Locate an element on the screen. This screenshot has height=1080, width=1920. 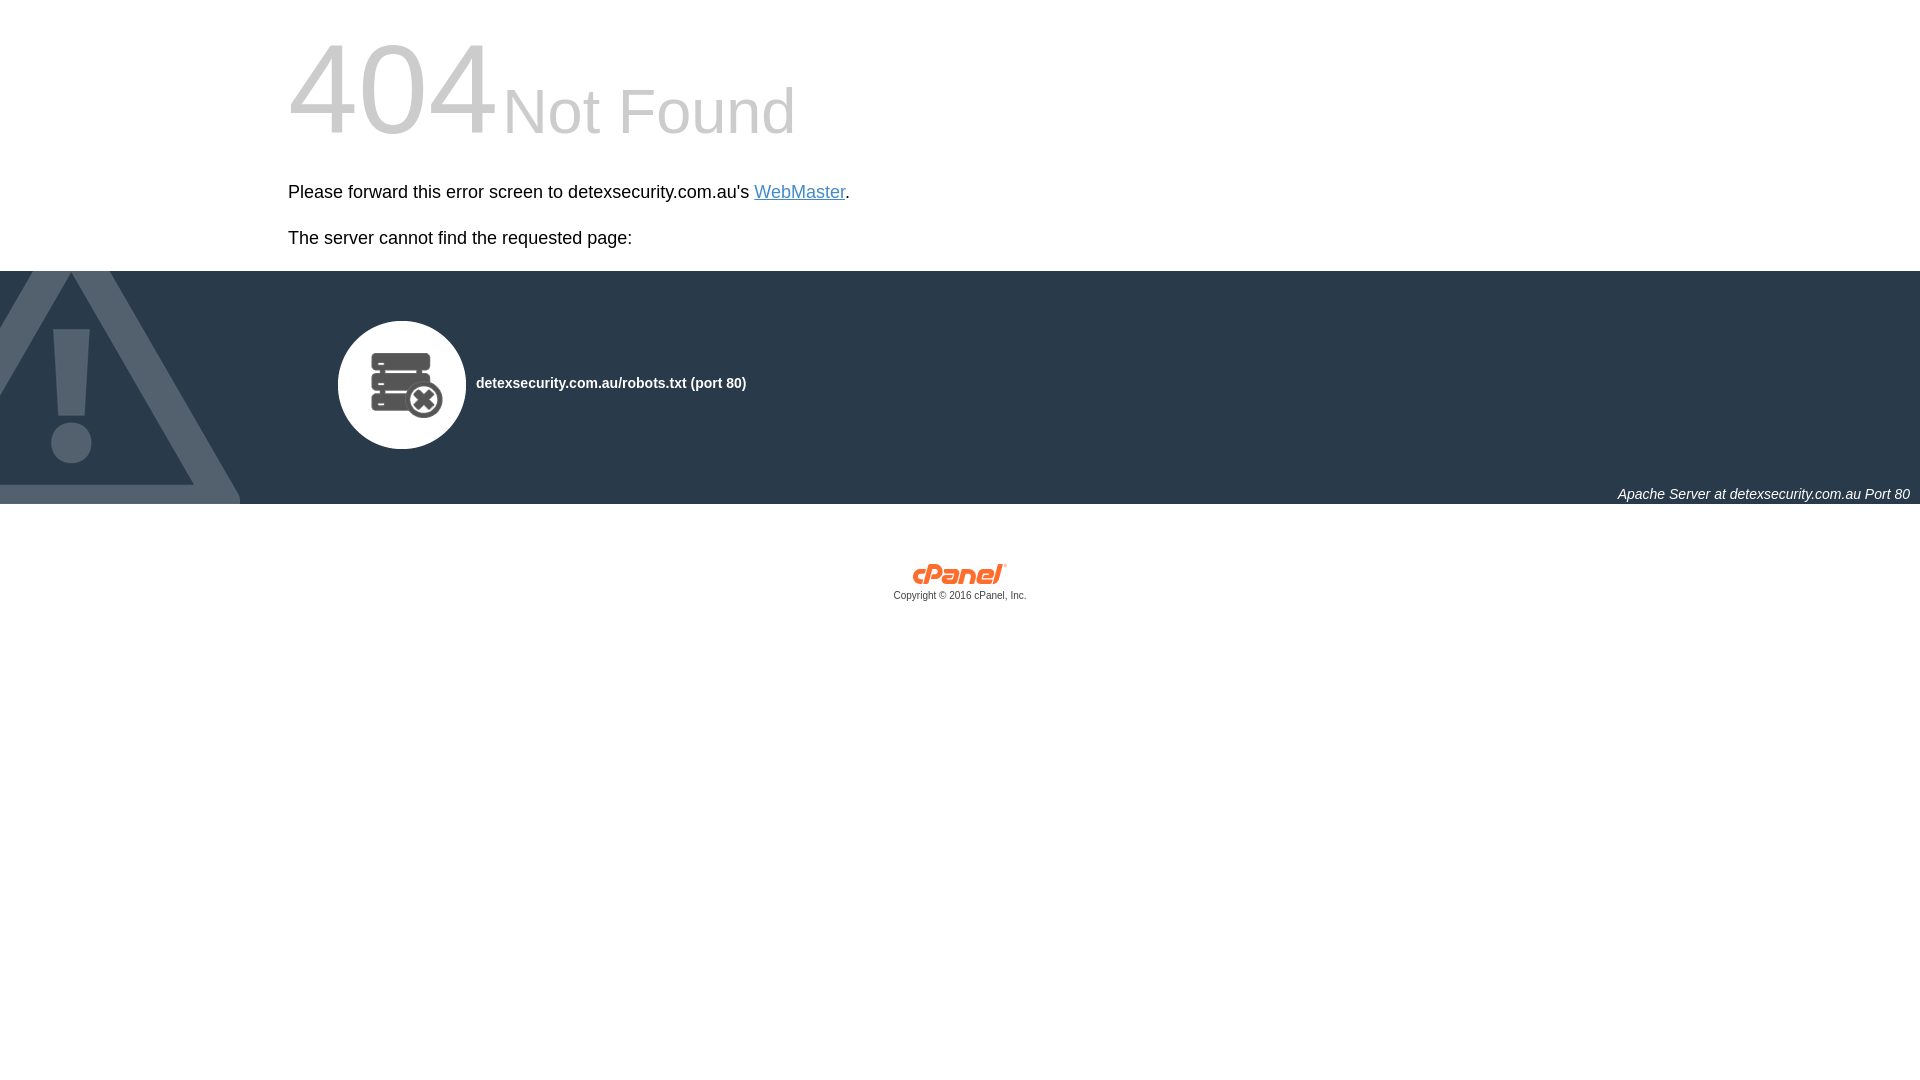
'WebMaster' is located at coordinates (752, 192).